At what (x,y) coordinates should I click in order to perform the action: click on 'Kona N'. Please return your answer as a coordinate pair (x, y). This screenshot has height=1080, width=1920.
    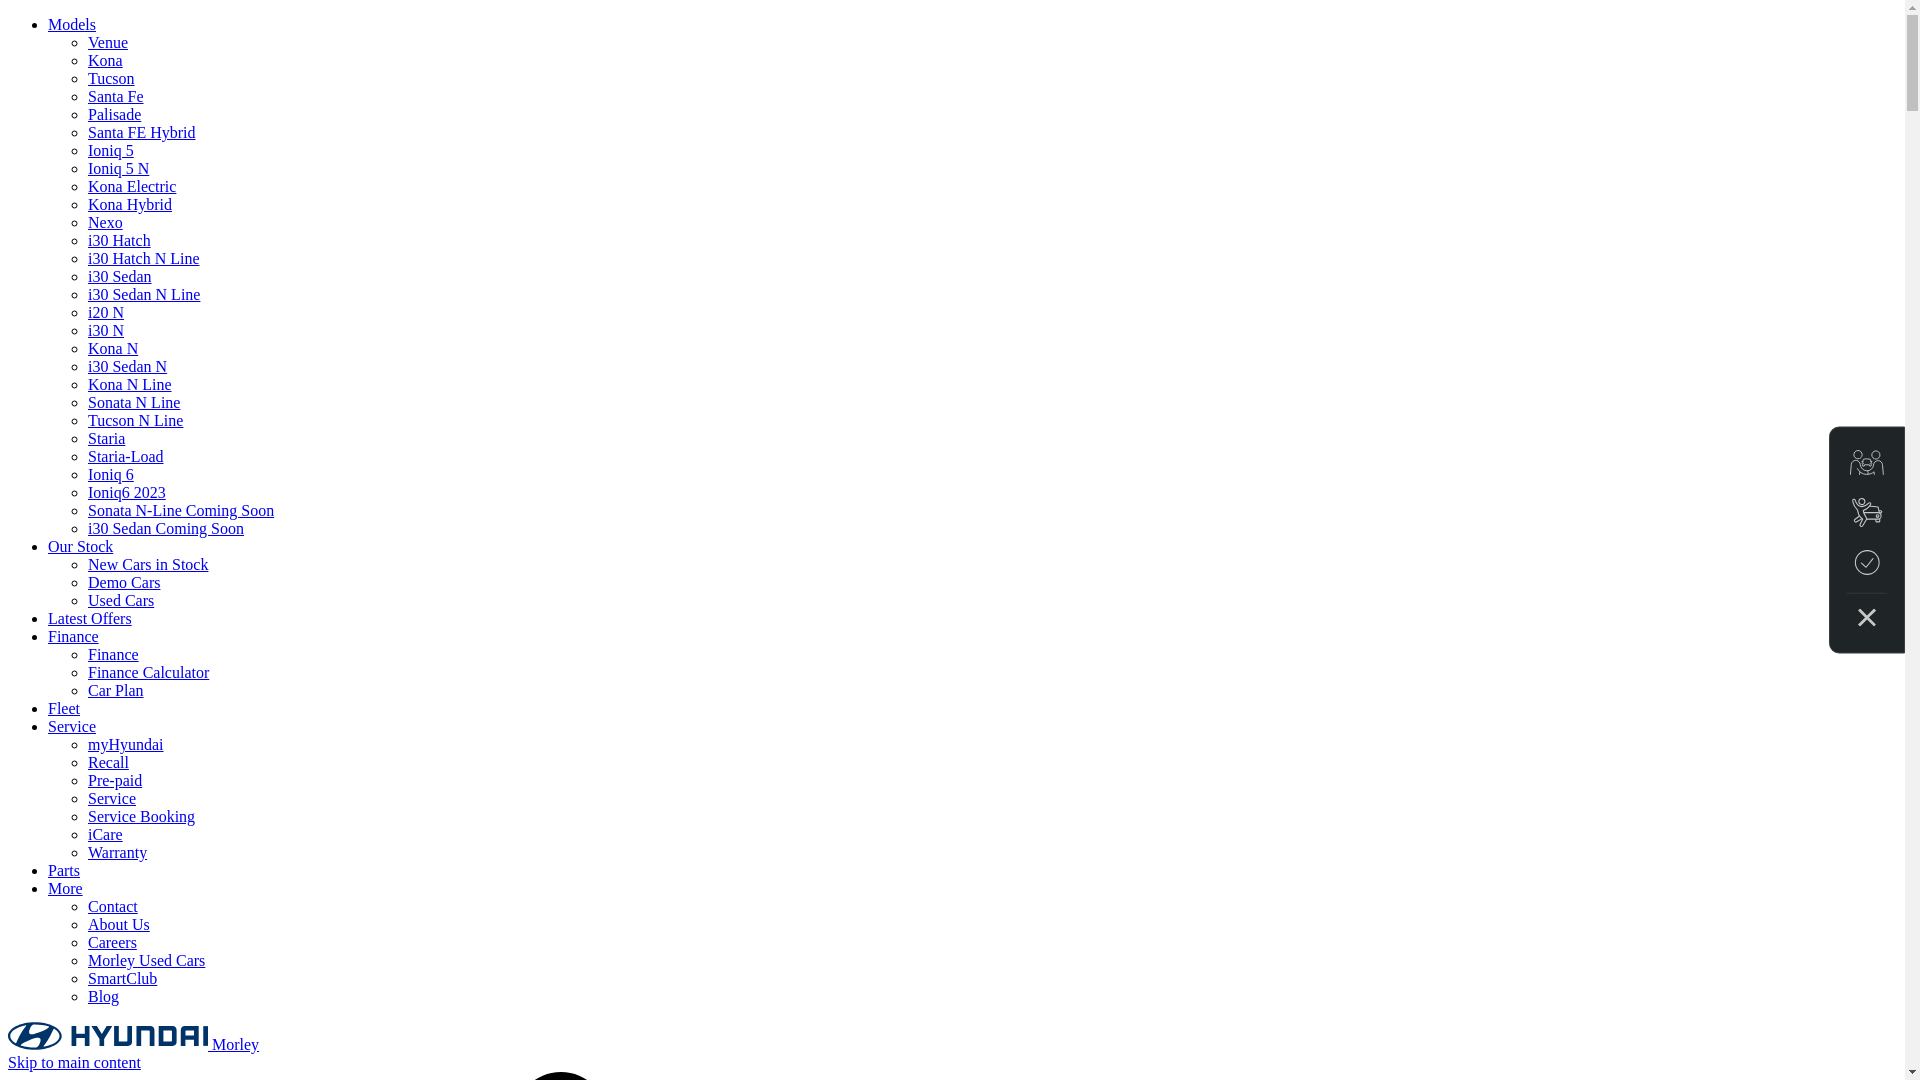
    Looking at the image, I should click on (112, 347).